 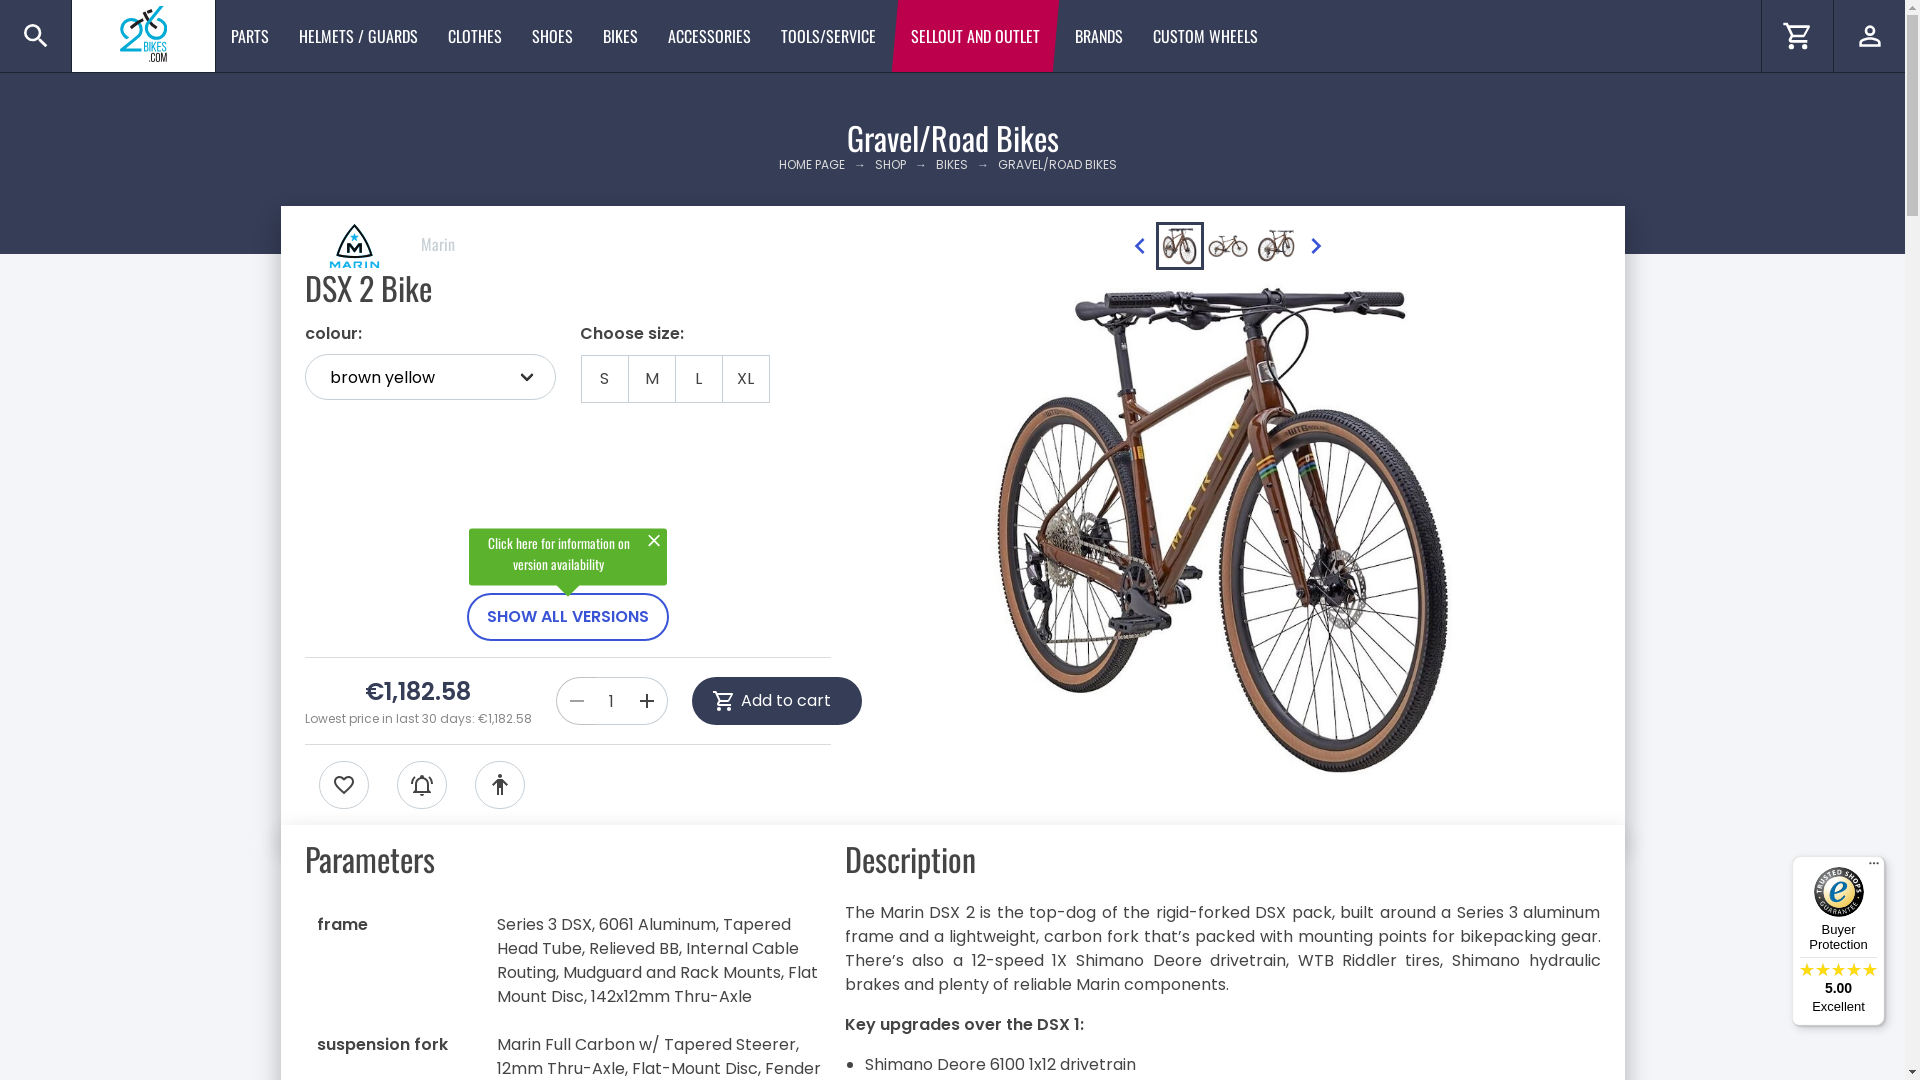 I want to click on 'CUSTOM WHEELS', so click(x=1204, y=35).